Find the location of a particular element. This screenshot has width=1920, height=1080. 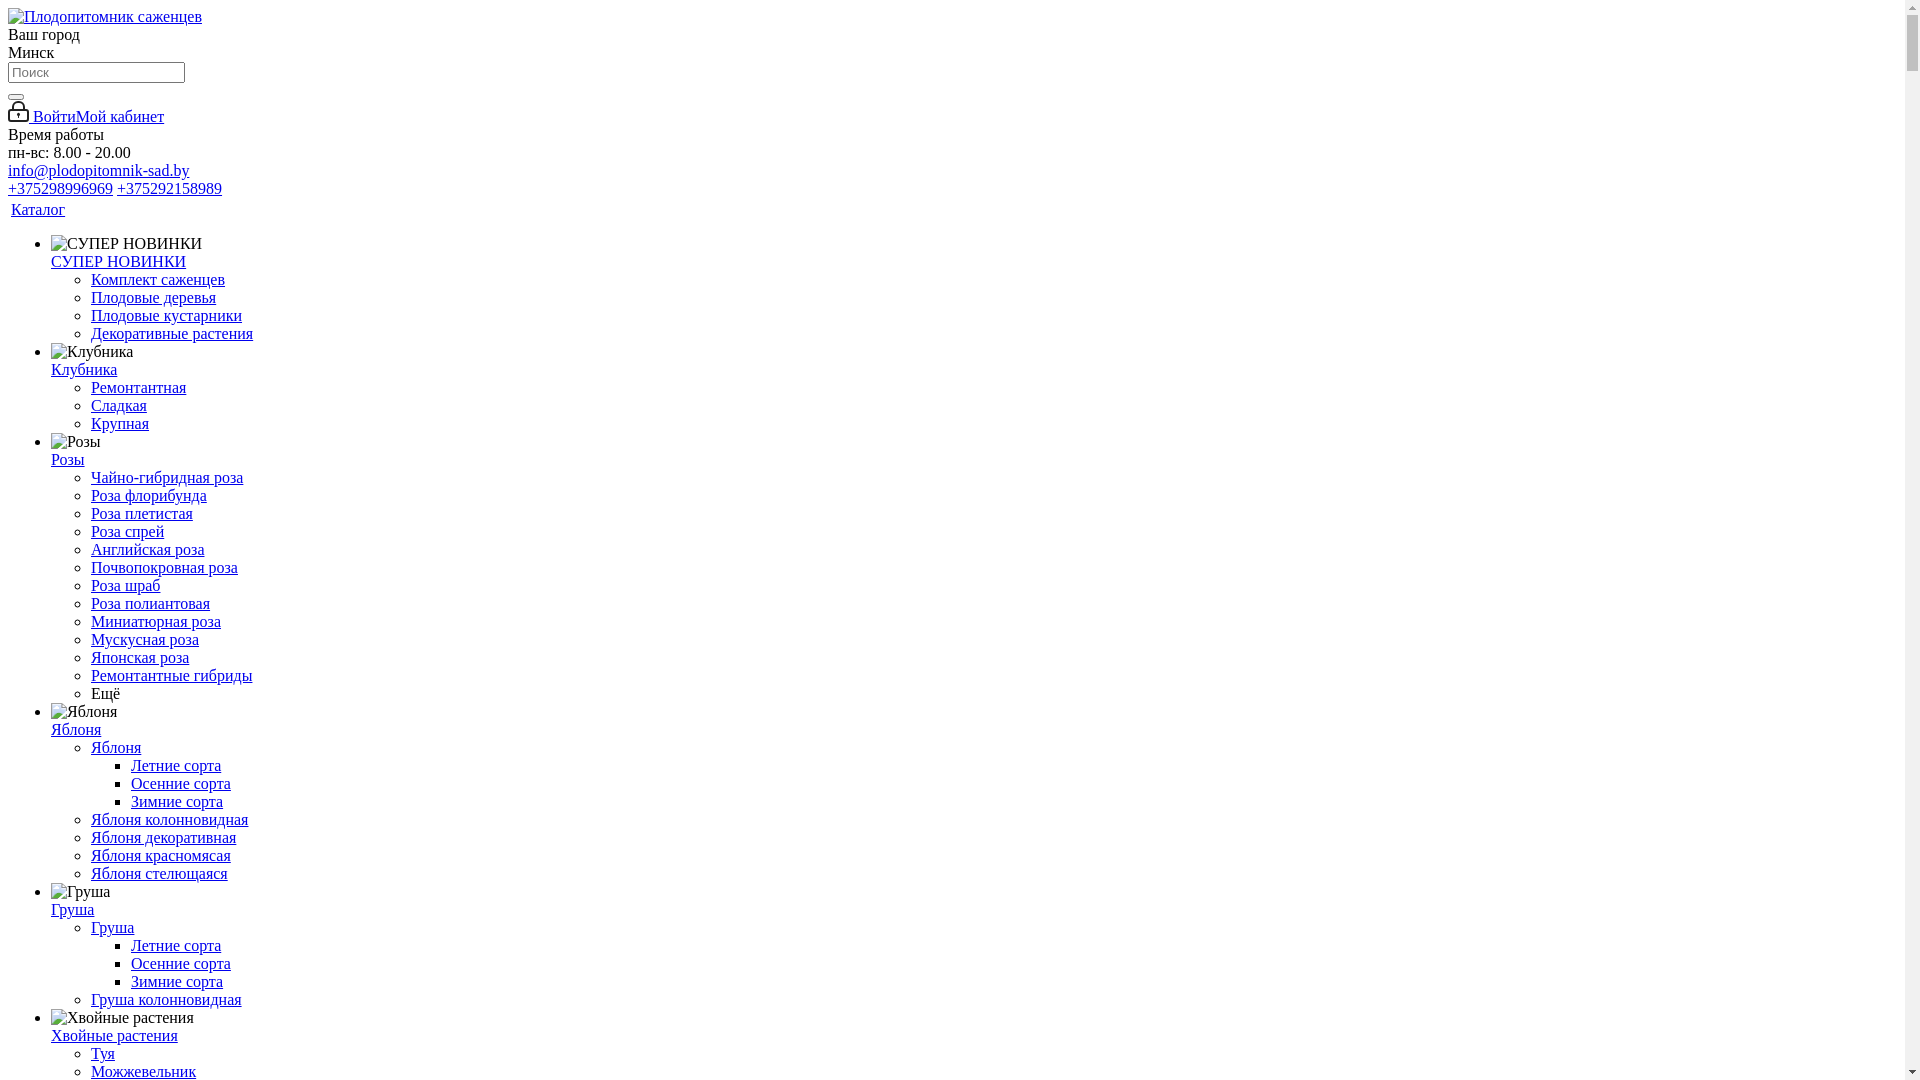

'+375292158989' is located at coordinates (115, 188).